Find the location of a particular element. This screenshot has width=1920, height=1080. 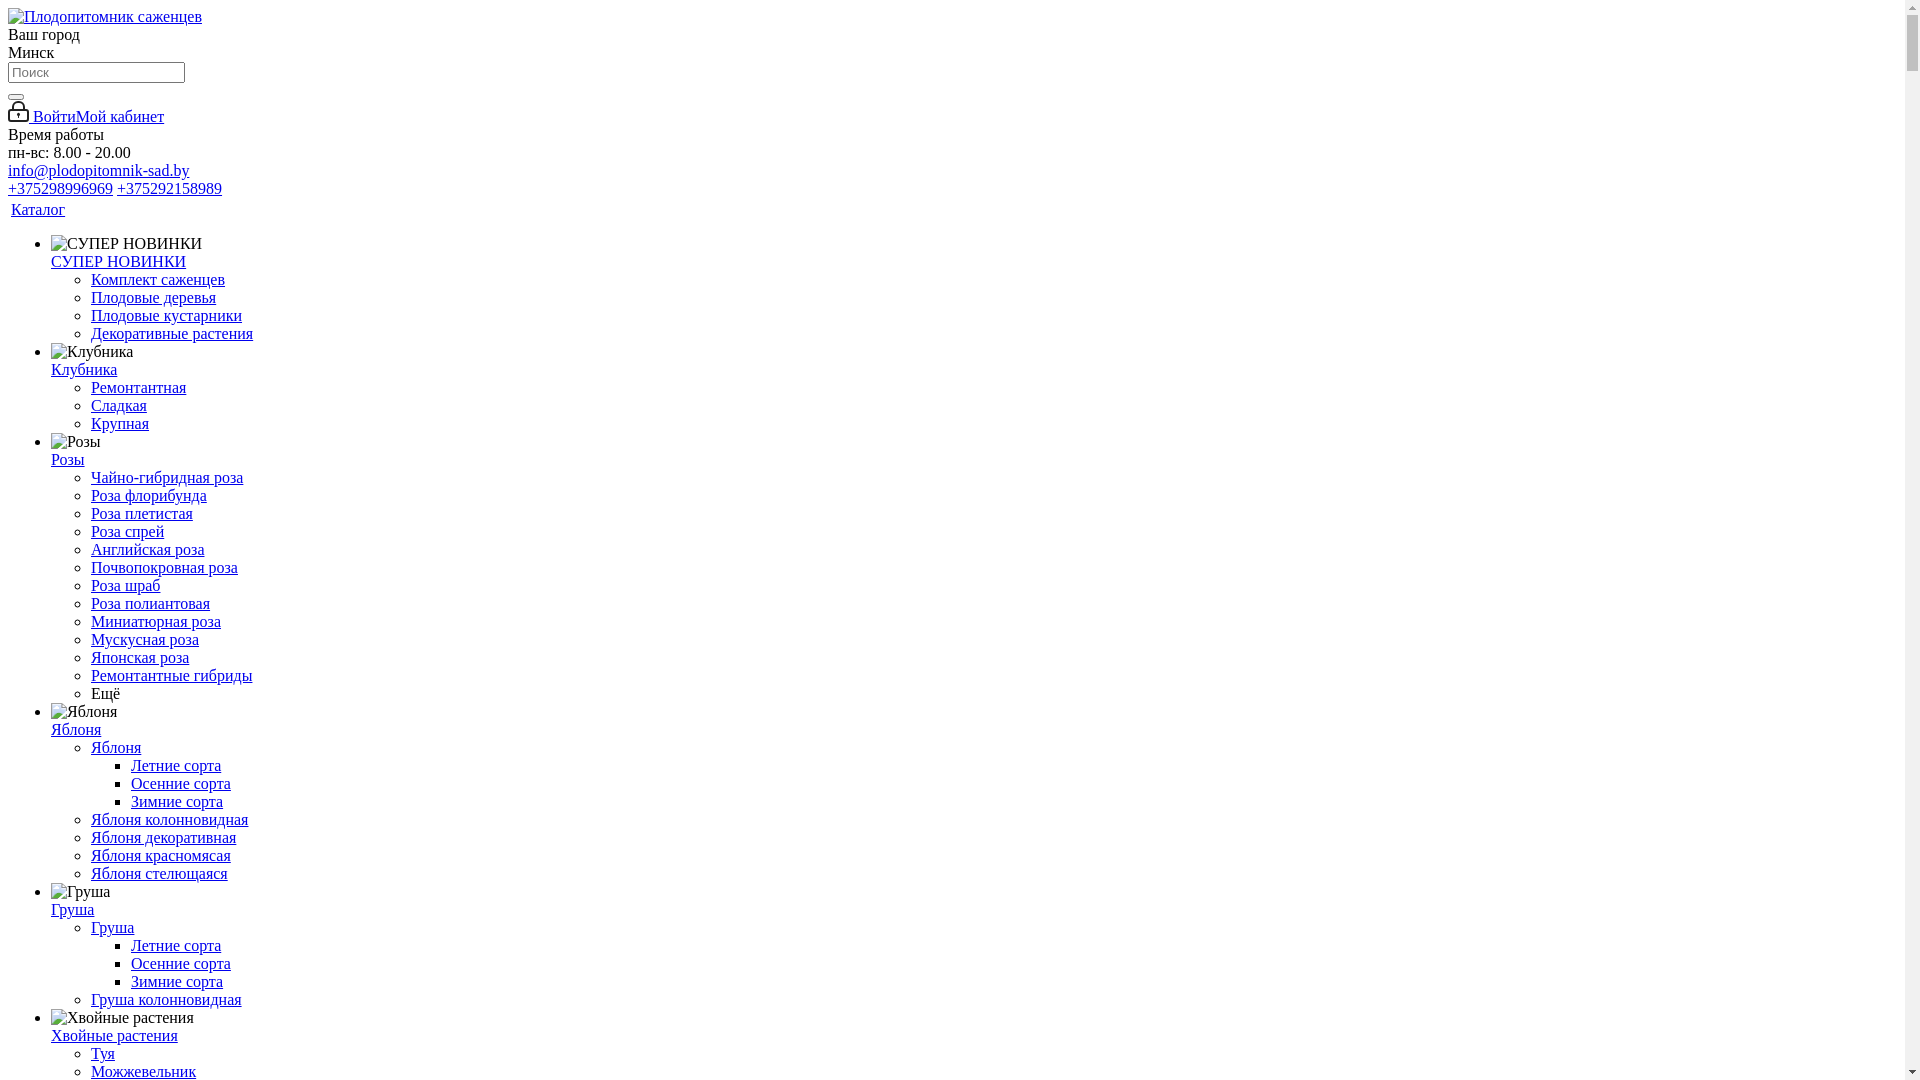

'+375292158989' is located at coordinates (115, 188).